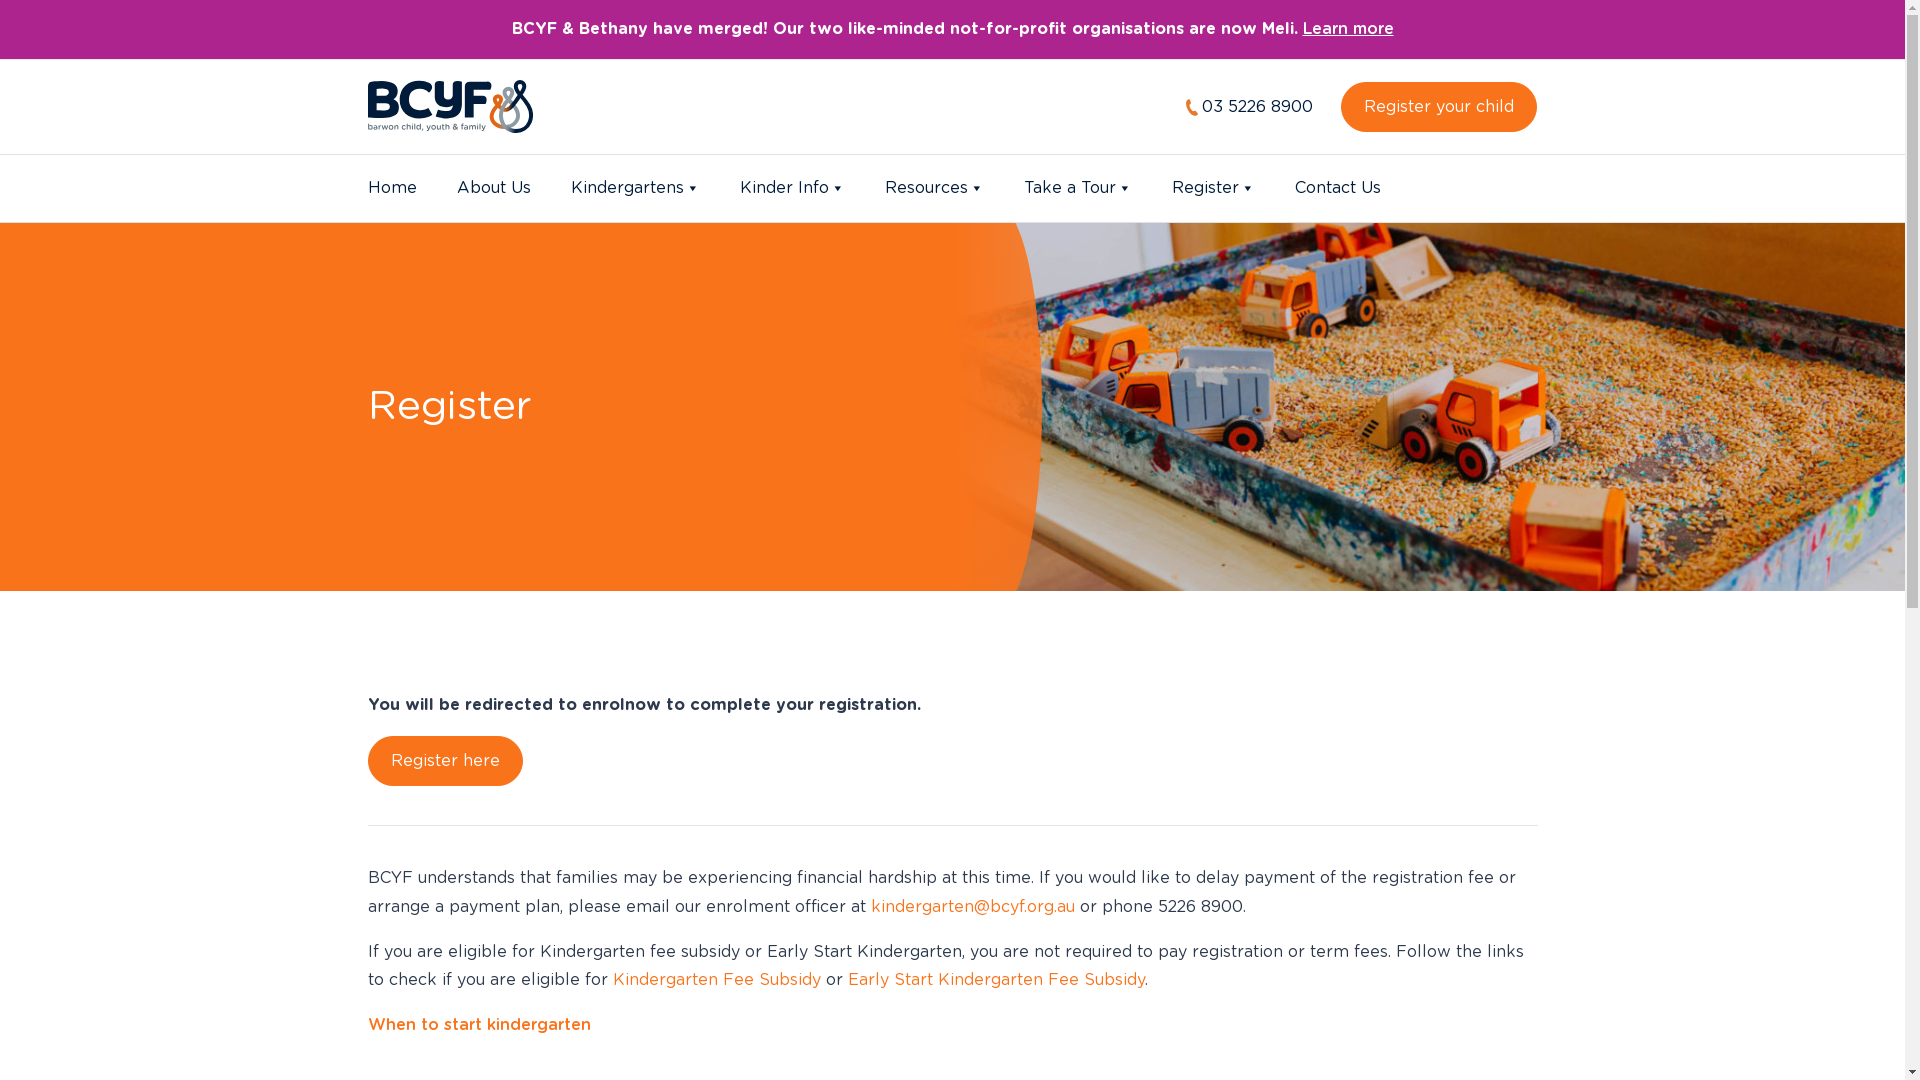  What do you see at coordinates (392, 188) in the screenshot?
I see `'Home'` at bounding box center [392, 188].